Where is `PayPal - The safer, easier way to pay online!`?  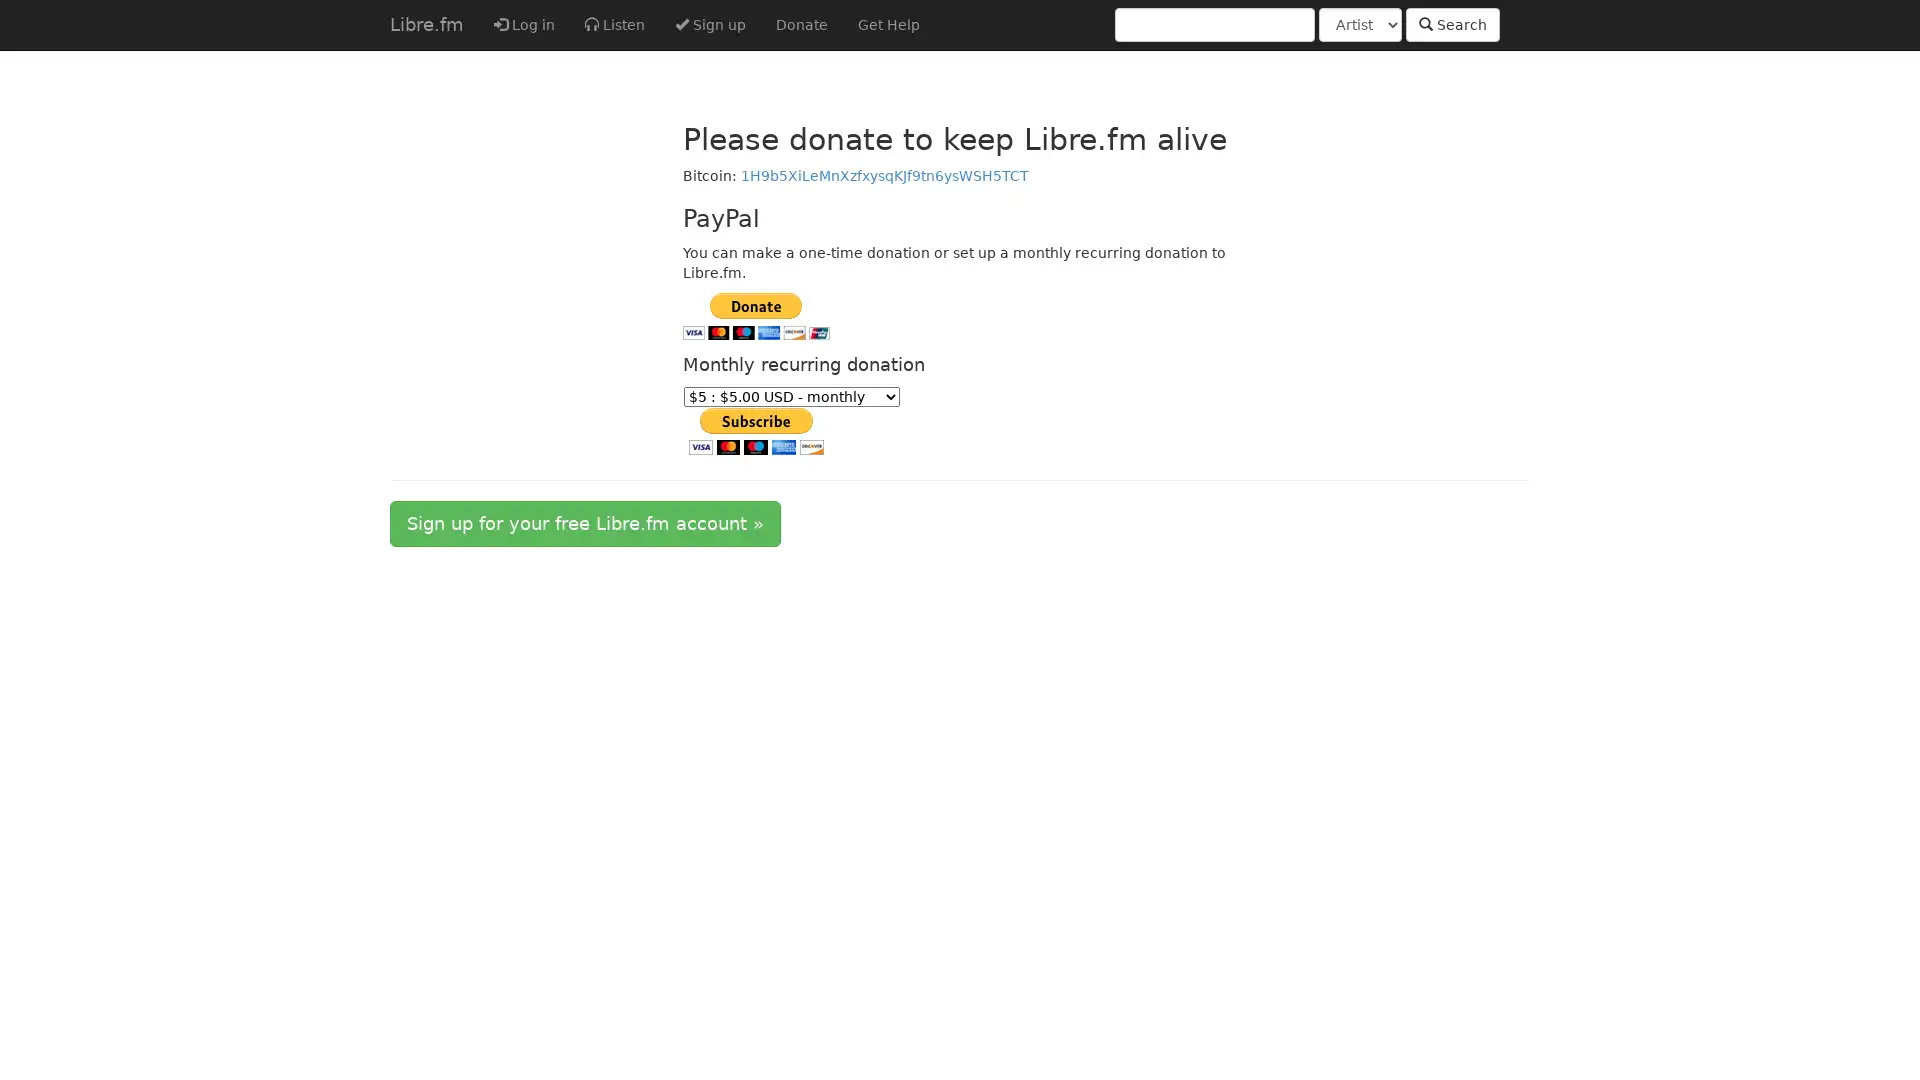
PayPal - The safer, easier way to pay online! is located at coordinates (754, 315).